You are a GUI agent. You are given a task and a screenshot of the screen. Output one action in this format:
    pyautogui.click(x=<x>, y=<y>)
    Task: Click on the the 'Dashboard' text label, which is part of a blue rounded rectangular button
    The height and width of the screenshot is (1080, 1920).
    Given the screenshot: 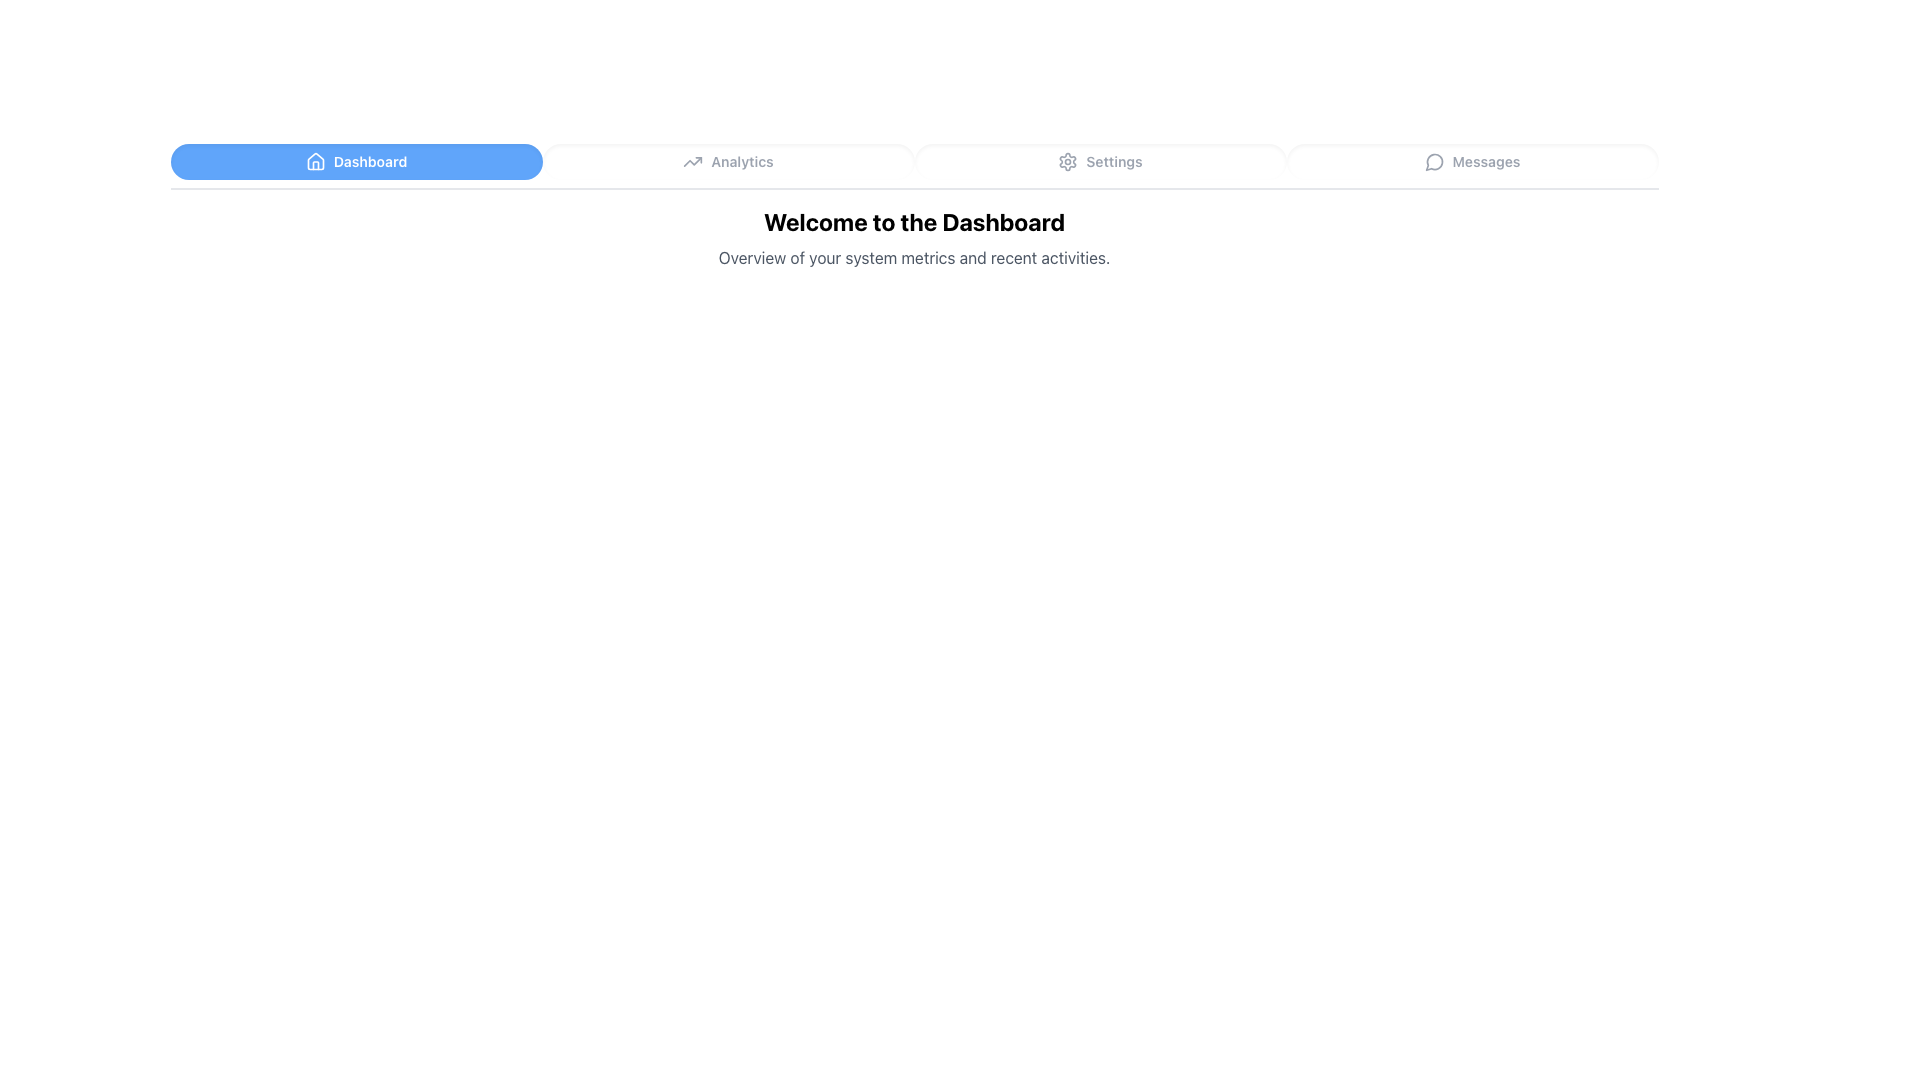 What is the action you would take?
    pyautogui.click(x=370, y=161)
    